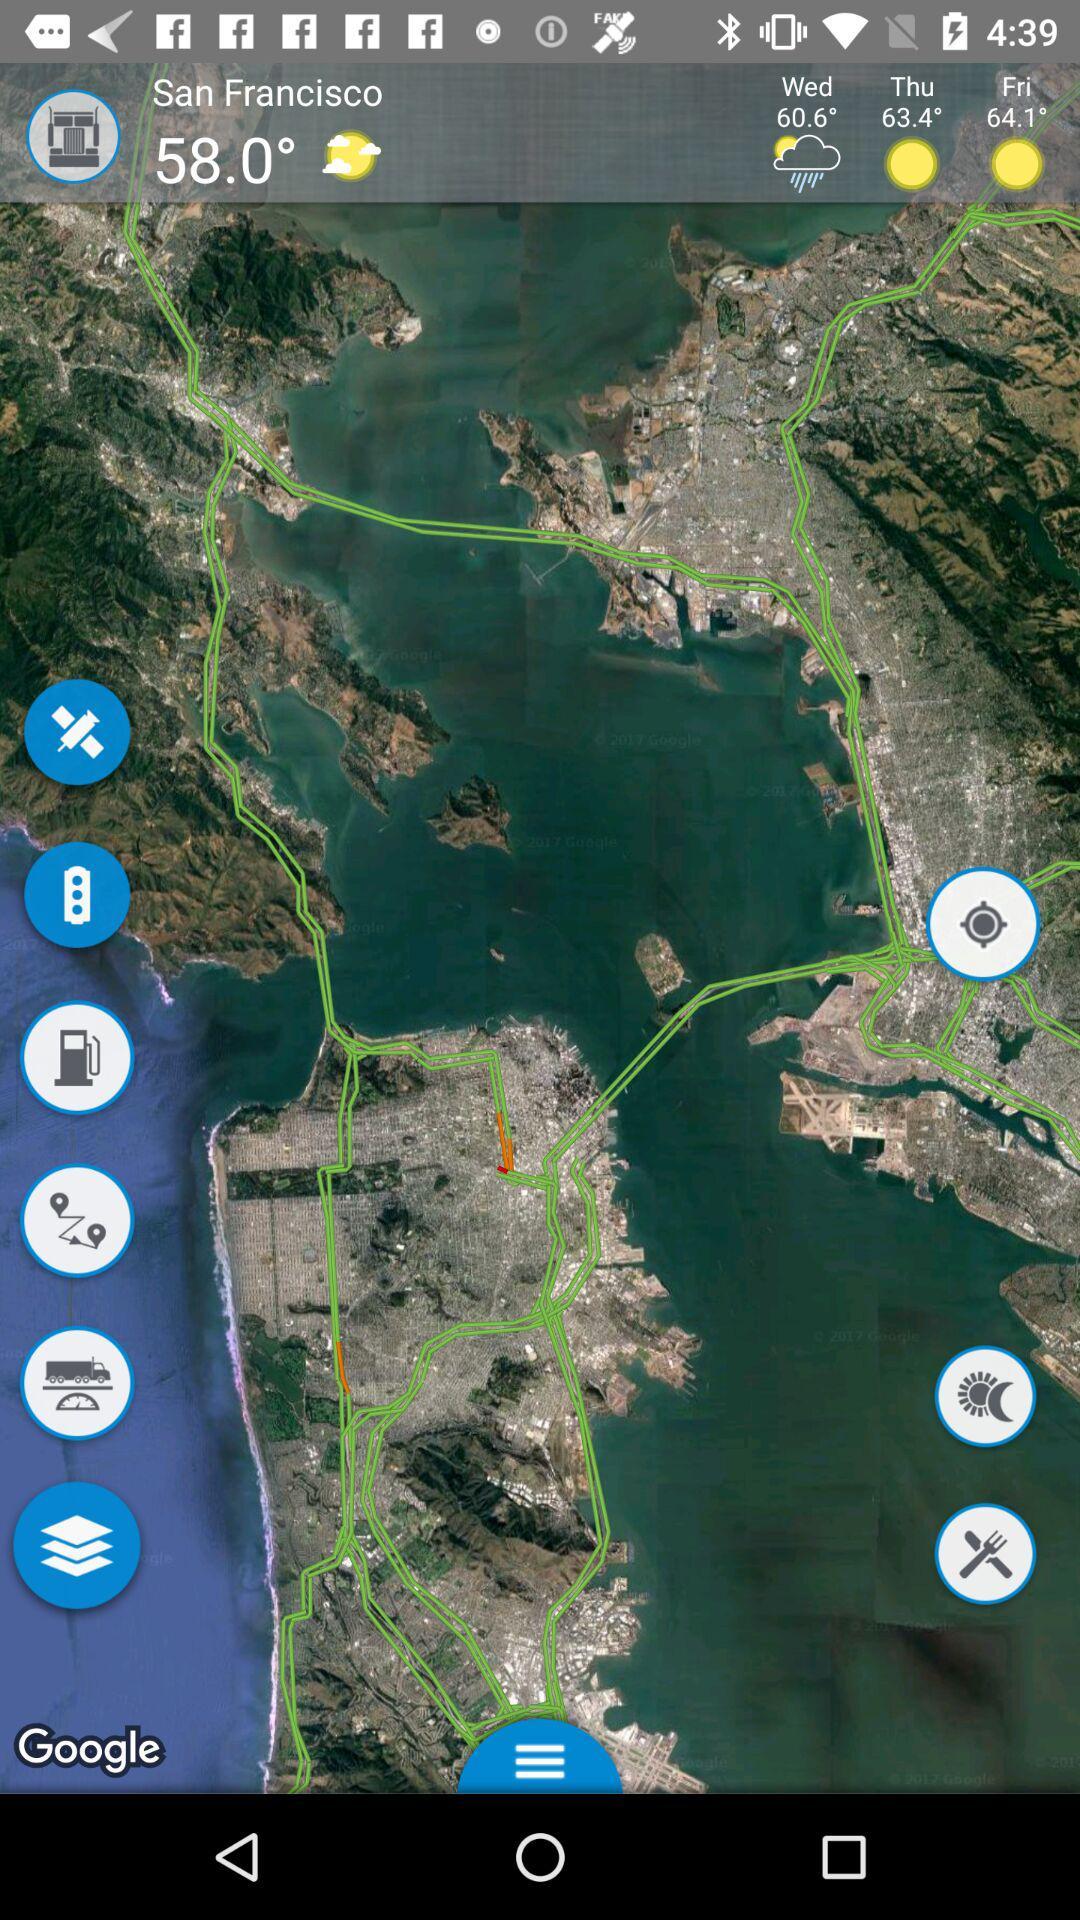 Image resolution: width=1080 pixels, height=1920 pixels. I want to click on map layer, so click(75, 1548).